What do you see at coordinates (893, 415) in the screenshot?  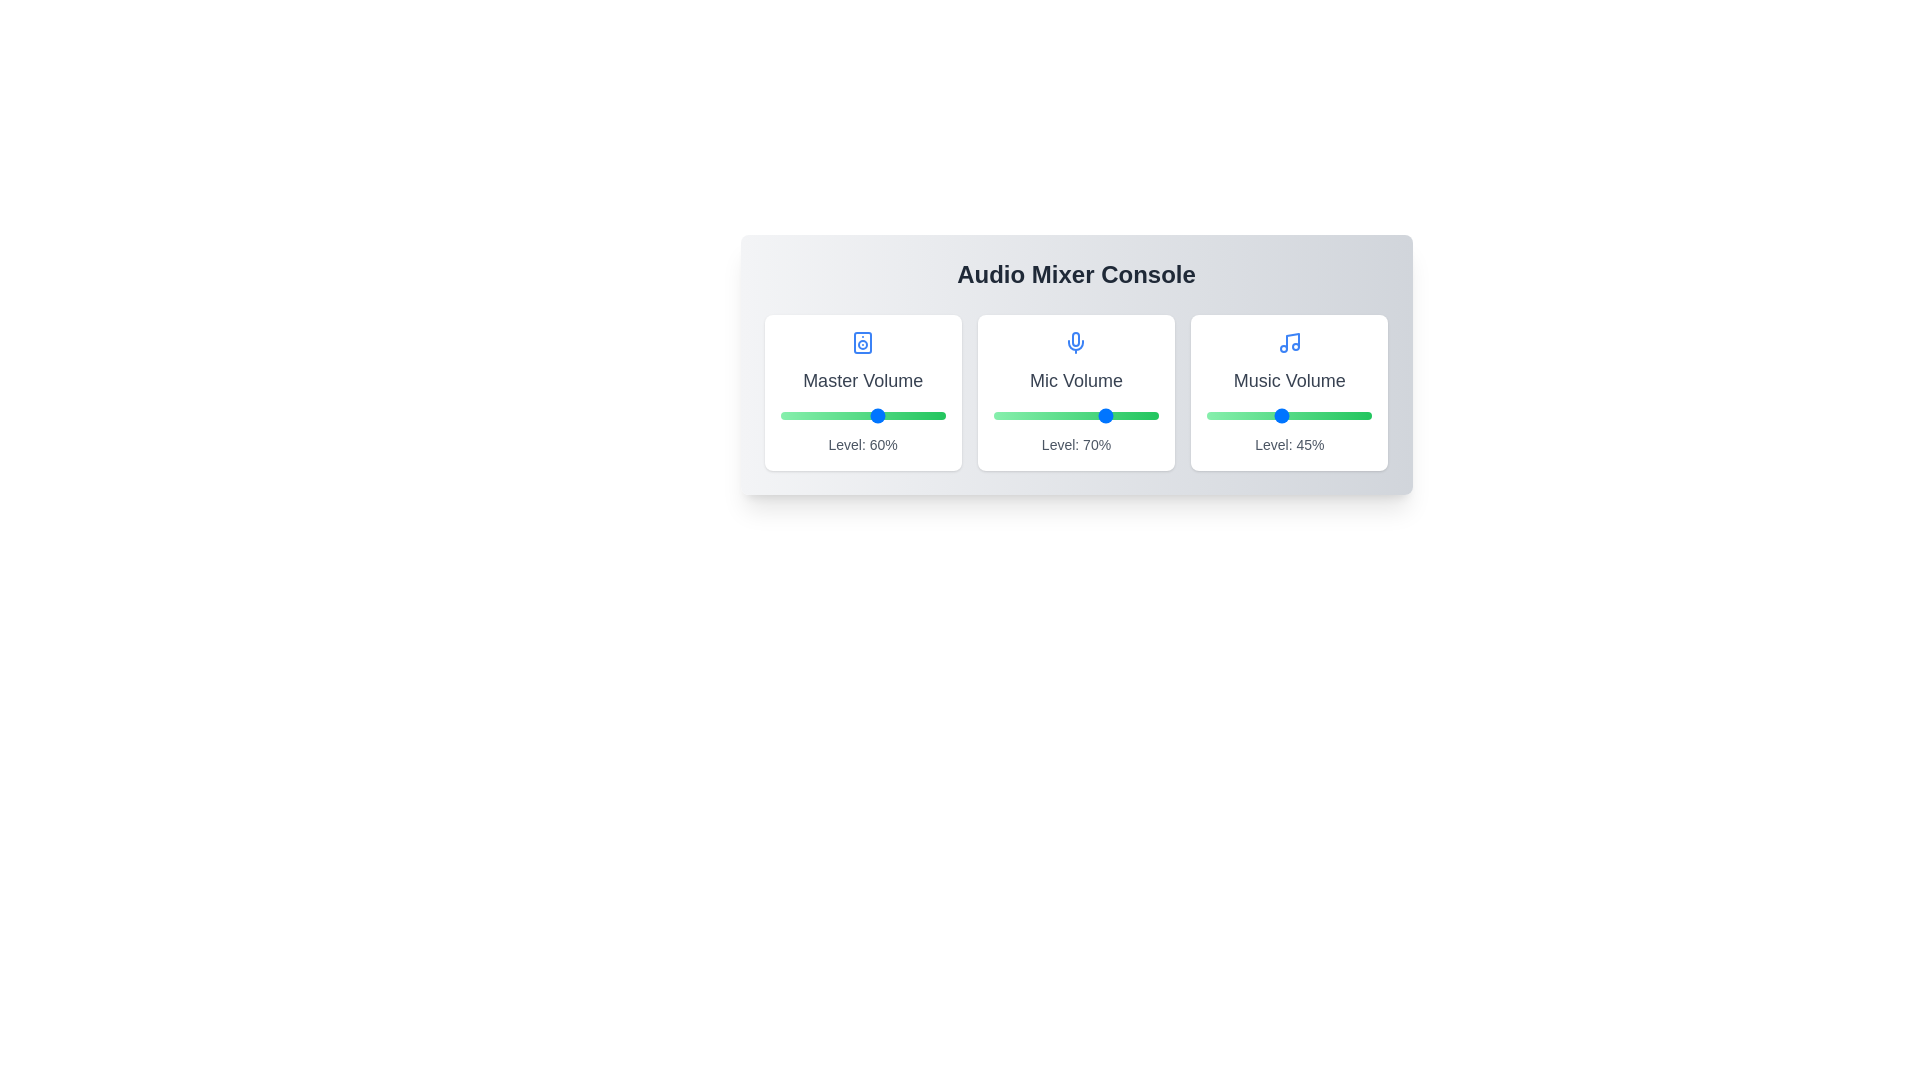 I see `the Master Volume slider to 69%` at bounding box center [893, 415].